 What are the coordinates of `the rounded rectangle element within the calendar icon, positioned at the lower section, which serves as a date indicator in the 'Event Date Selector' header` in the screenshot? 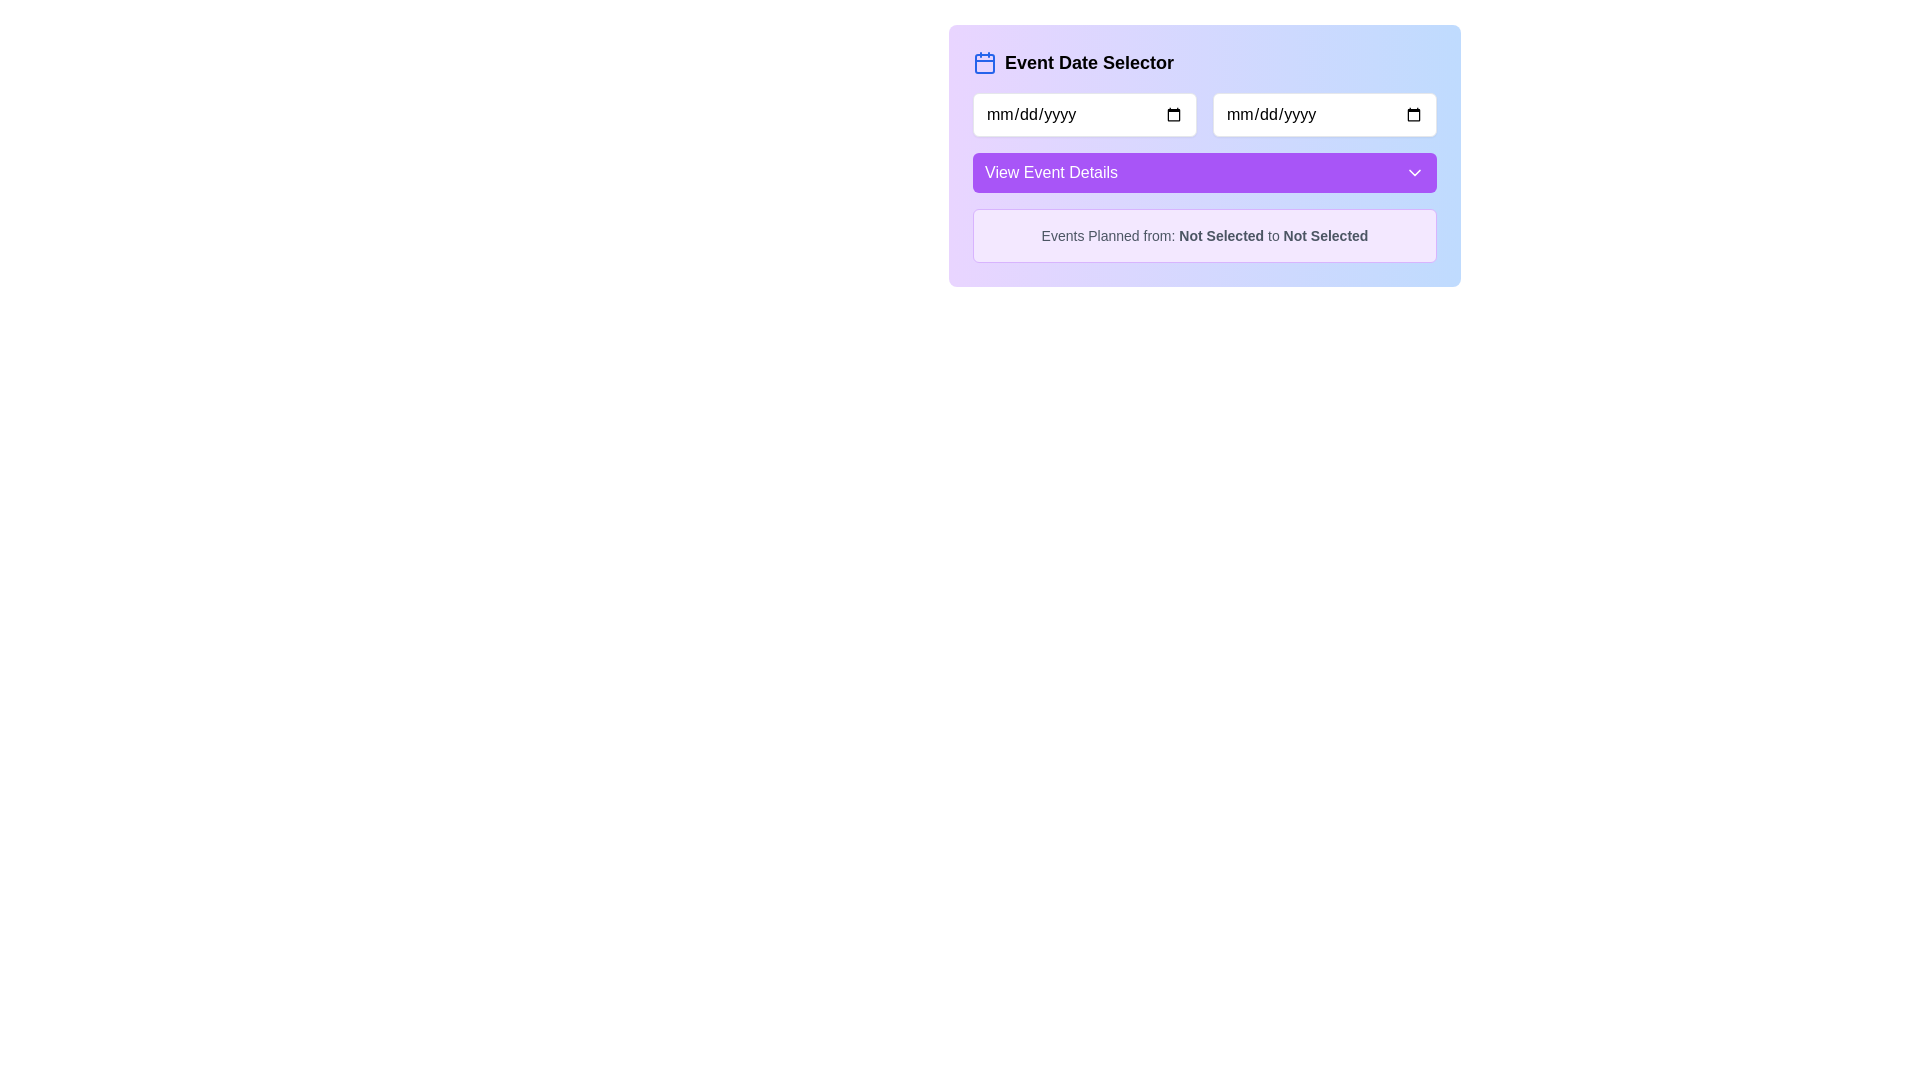 It's located at (984, 63).